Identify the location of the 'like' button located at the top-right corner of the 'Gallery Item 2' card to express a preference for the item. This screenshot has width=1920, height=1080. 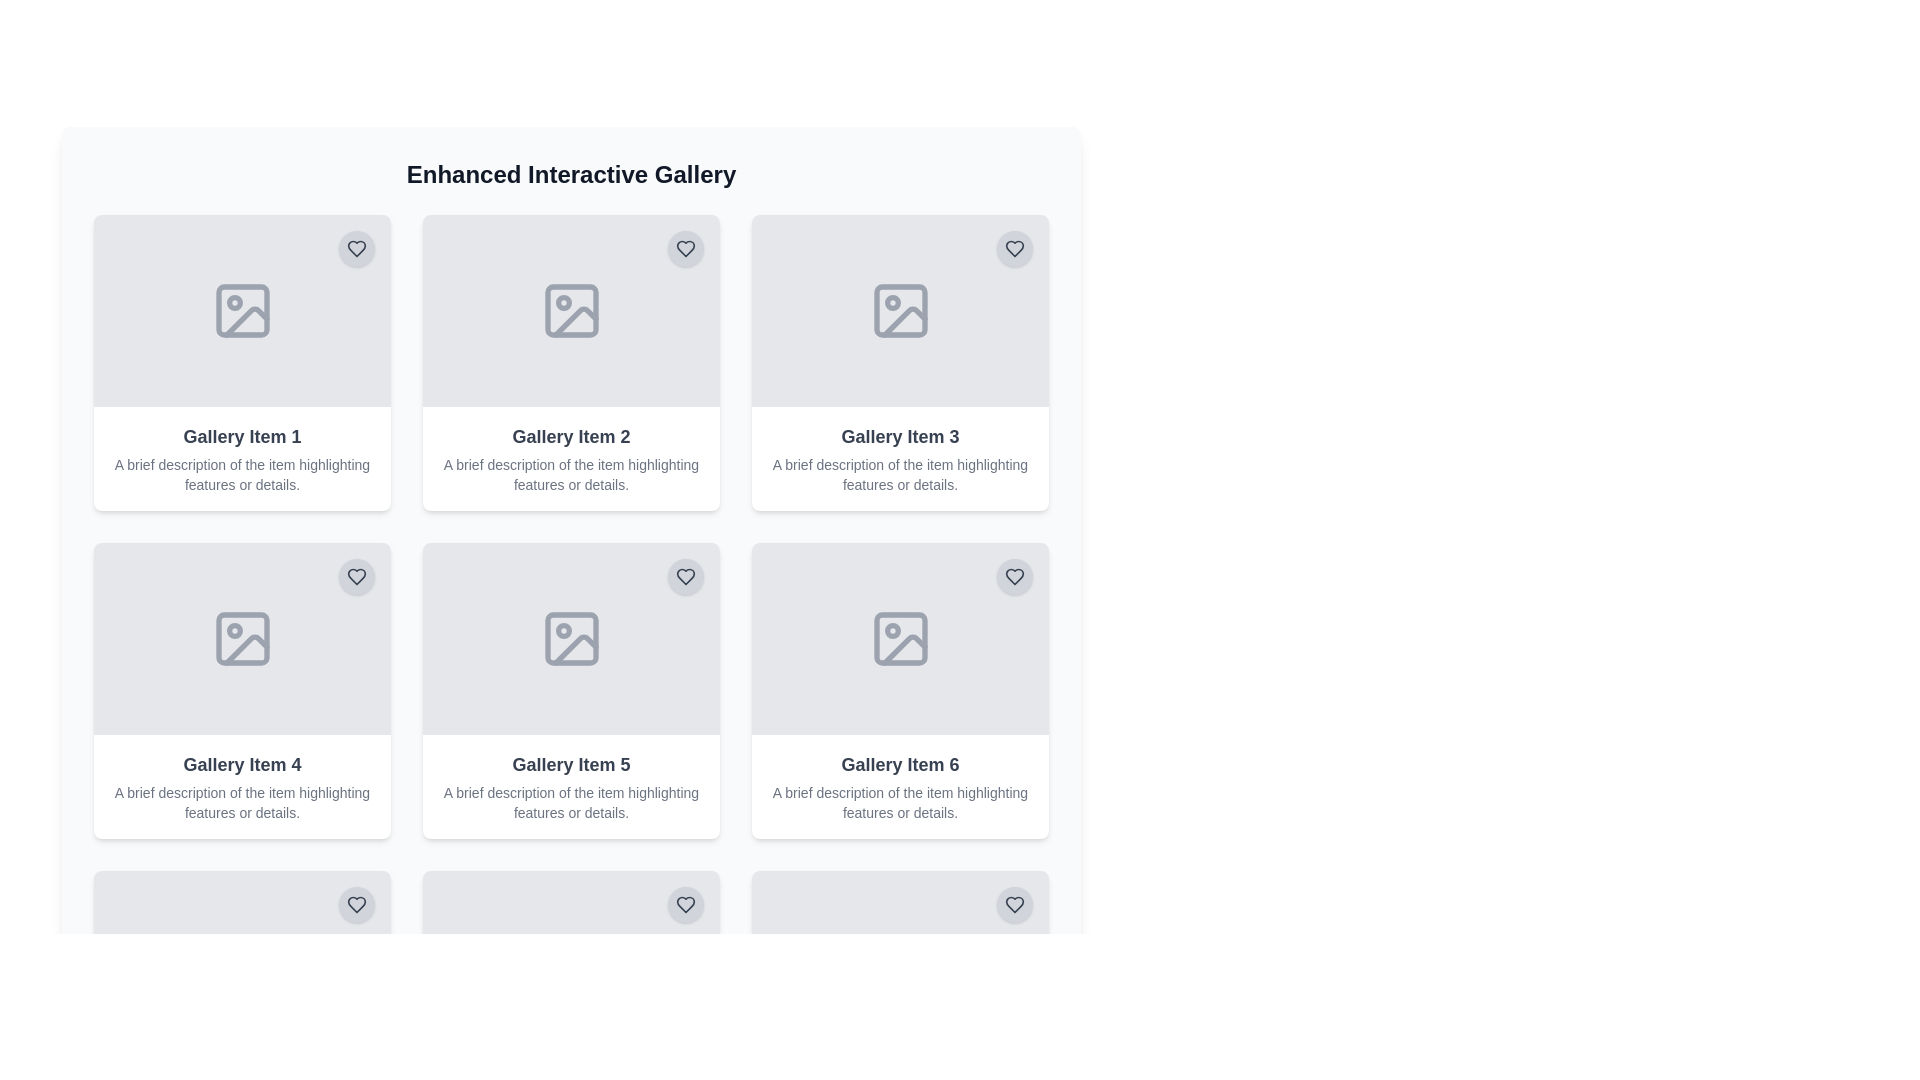
(686, 248).